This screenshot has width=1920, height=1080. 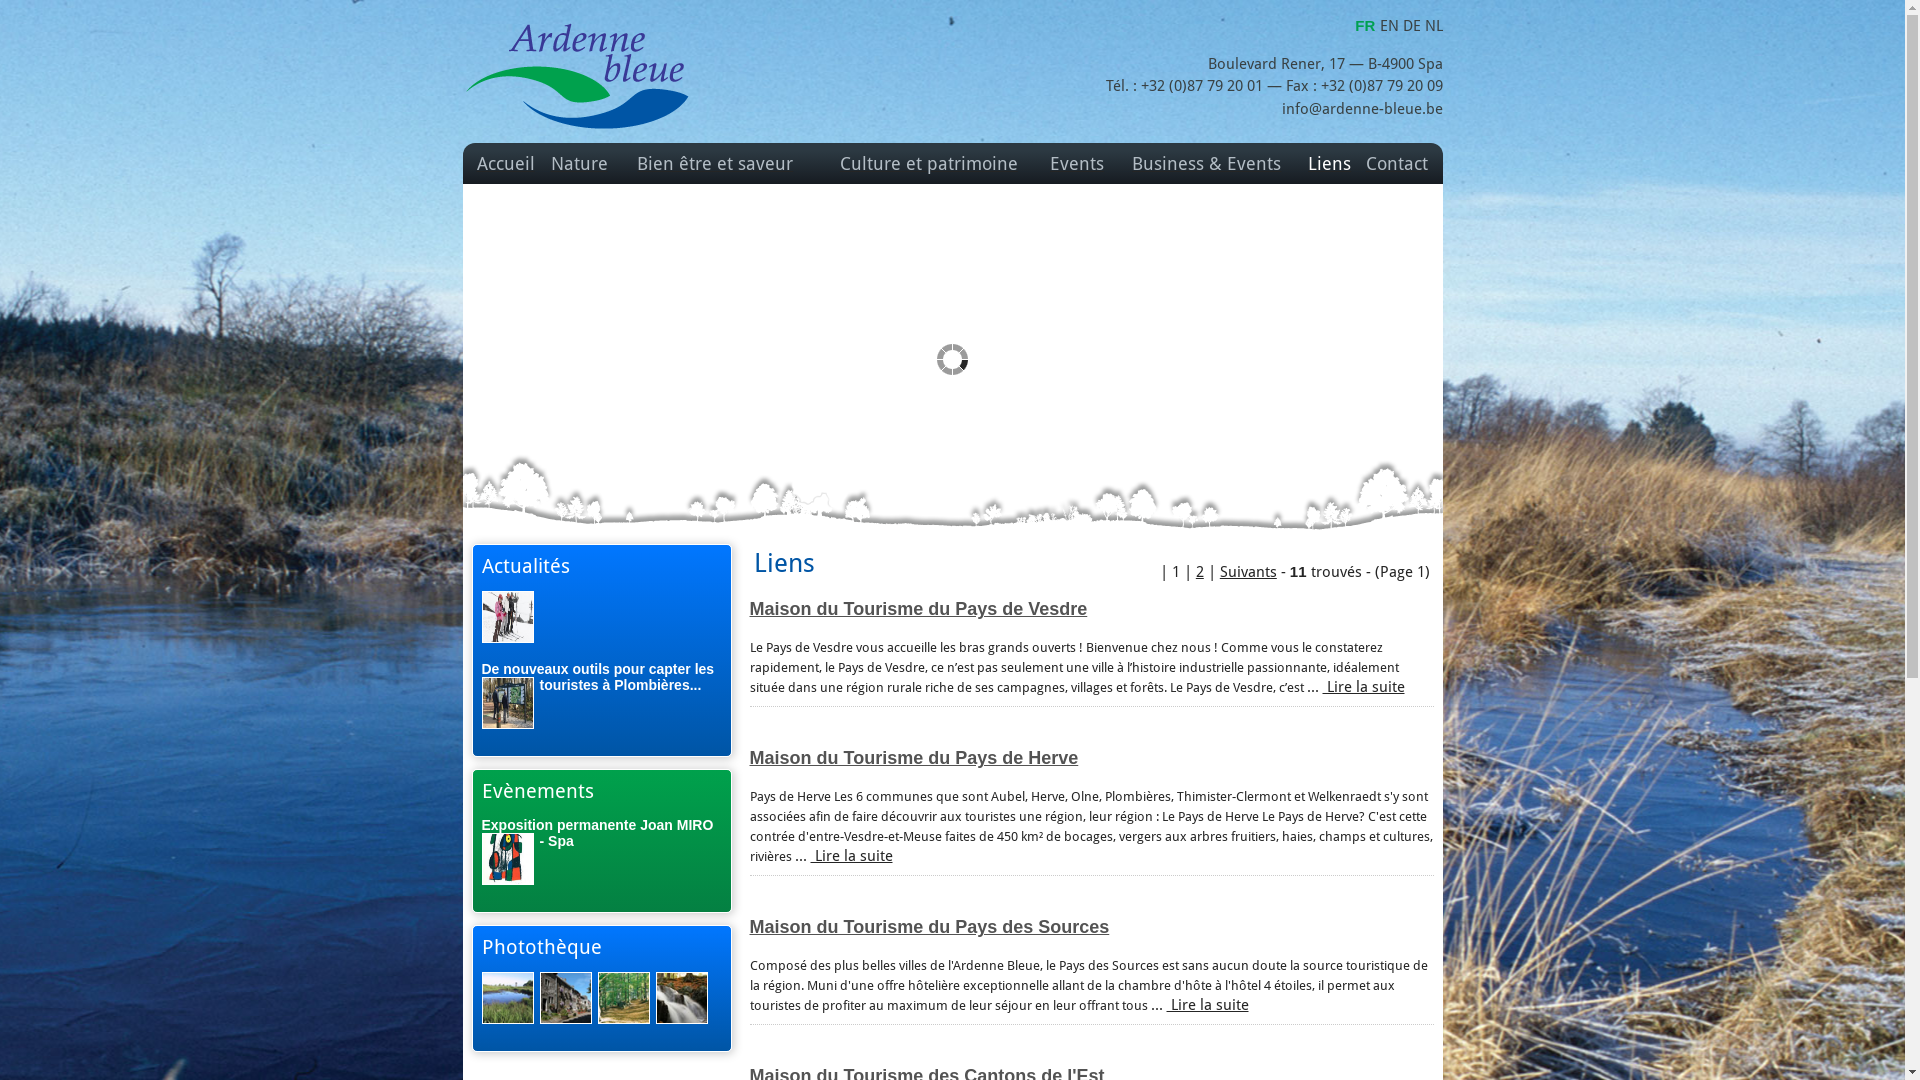 What do you see at coordinates (928, 164) in the screenshot?
I see `'Culture et patrimoine'` at bounding box center [928, 164].